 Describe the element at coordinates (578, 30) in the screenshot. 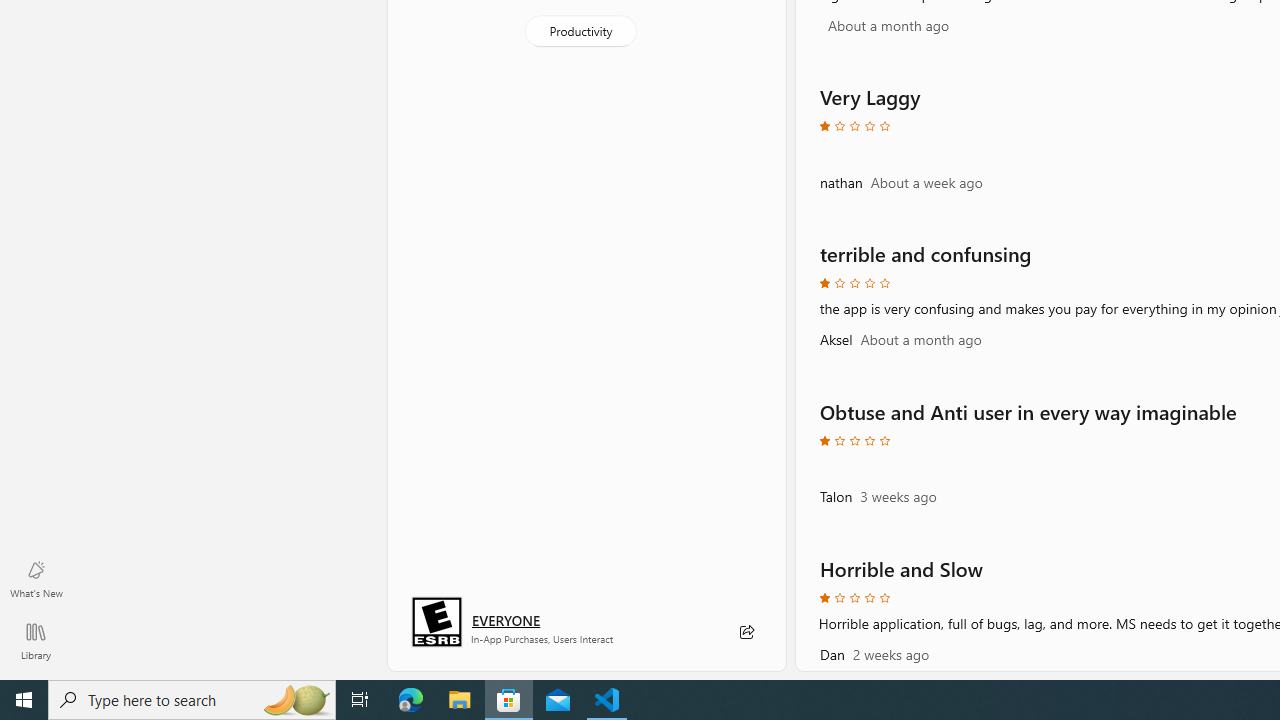

I see `'Productivity'` at that location.